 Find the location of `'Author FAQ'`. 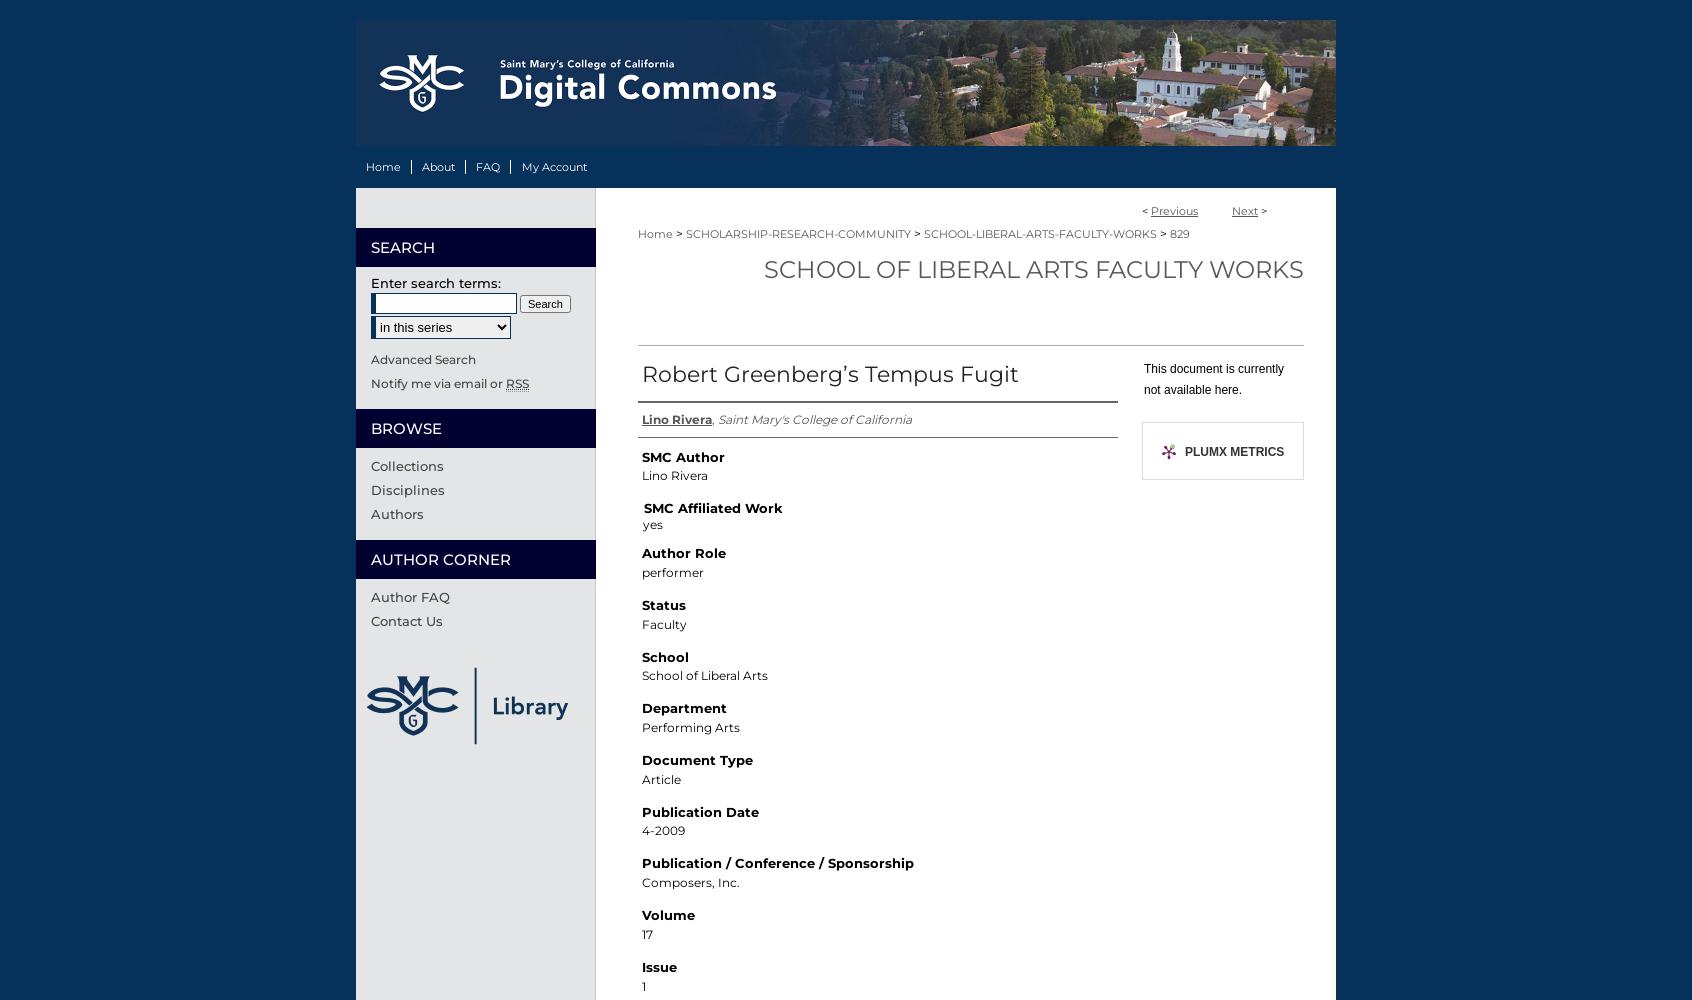

'Author FAQ' is located at coordinates (410, 595).